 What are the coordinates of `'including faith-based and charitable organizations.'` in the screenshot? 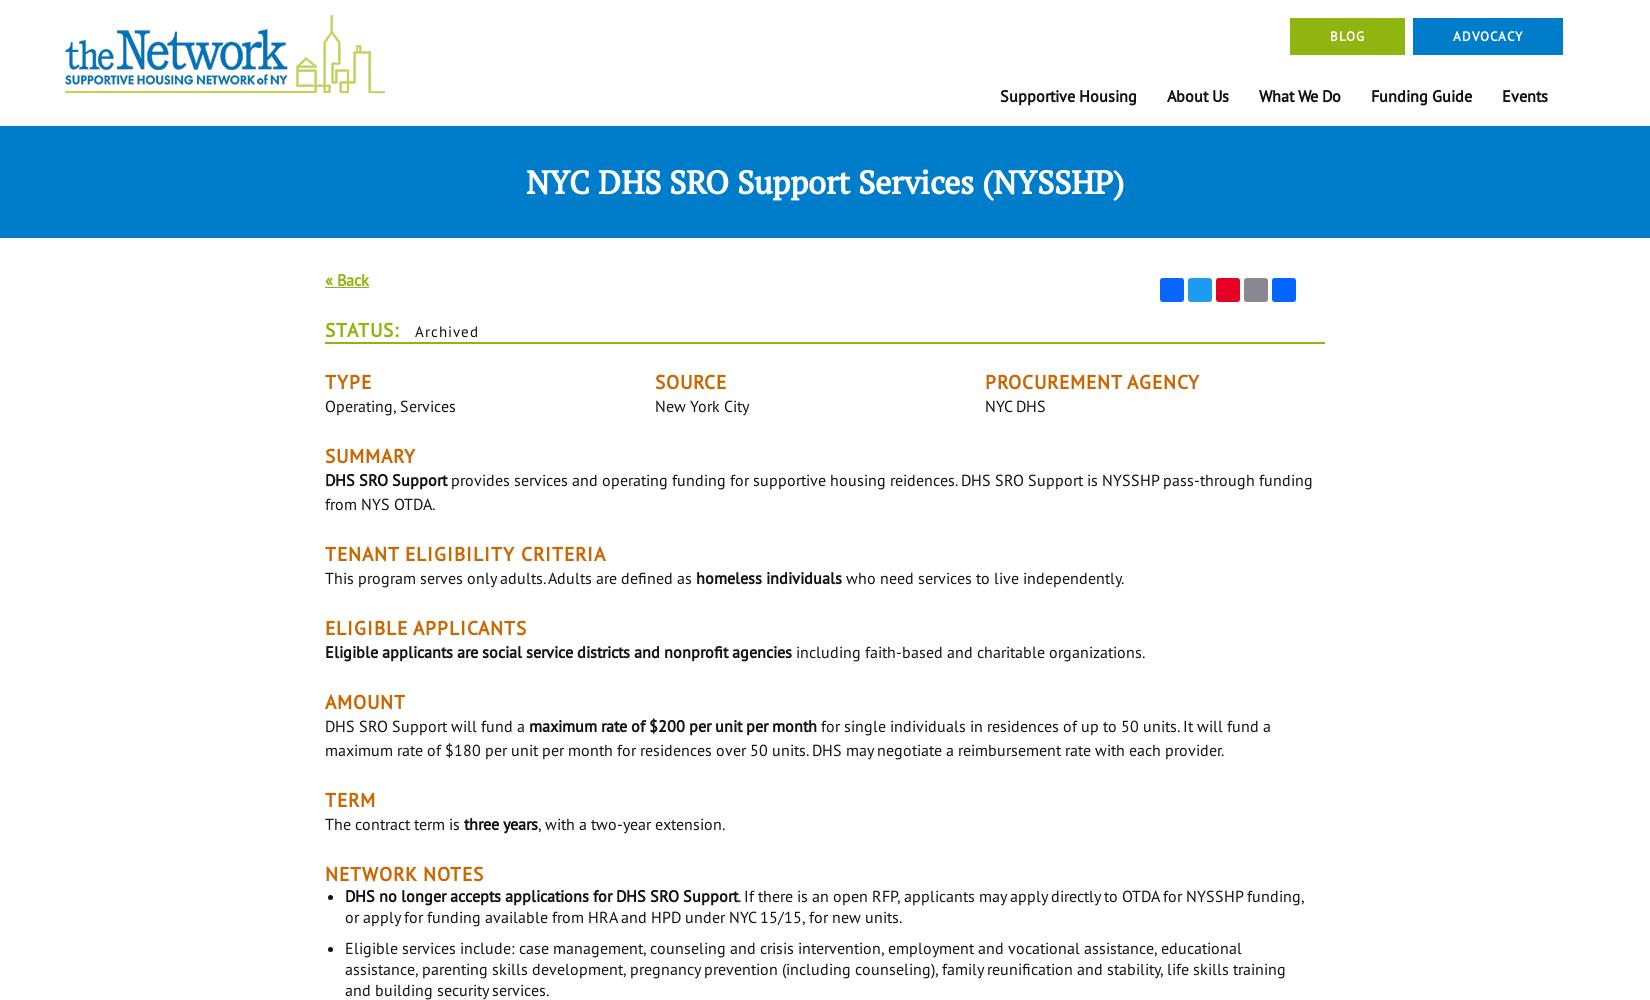 It's located at (968, 652).